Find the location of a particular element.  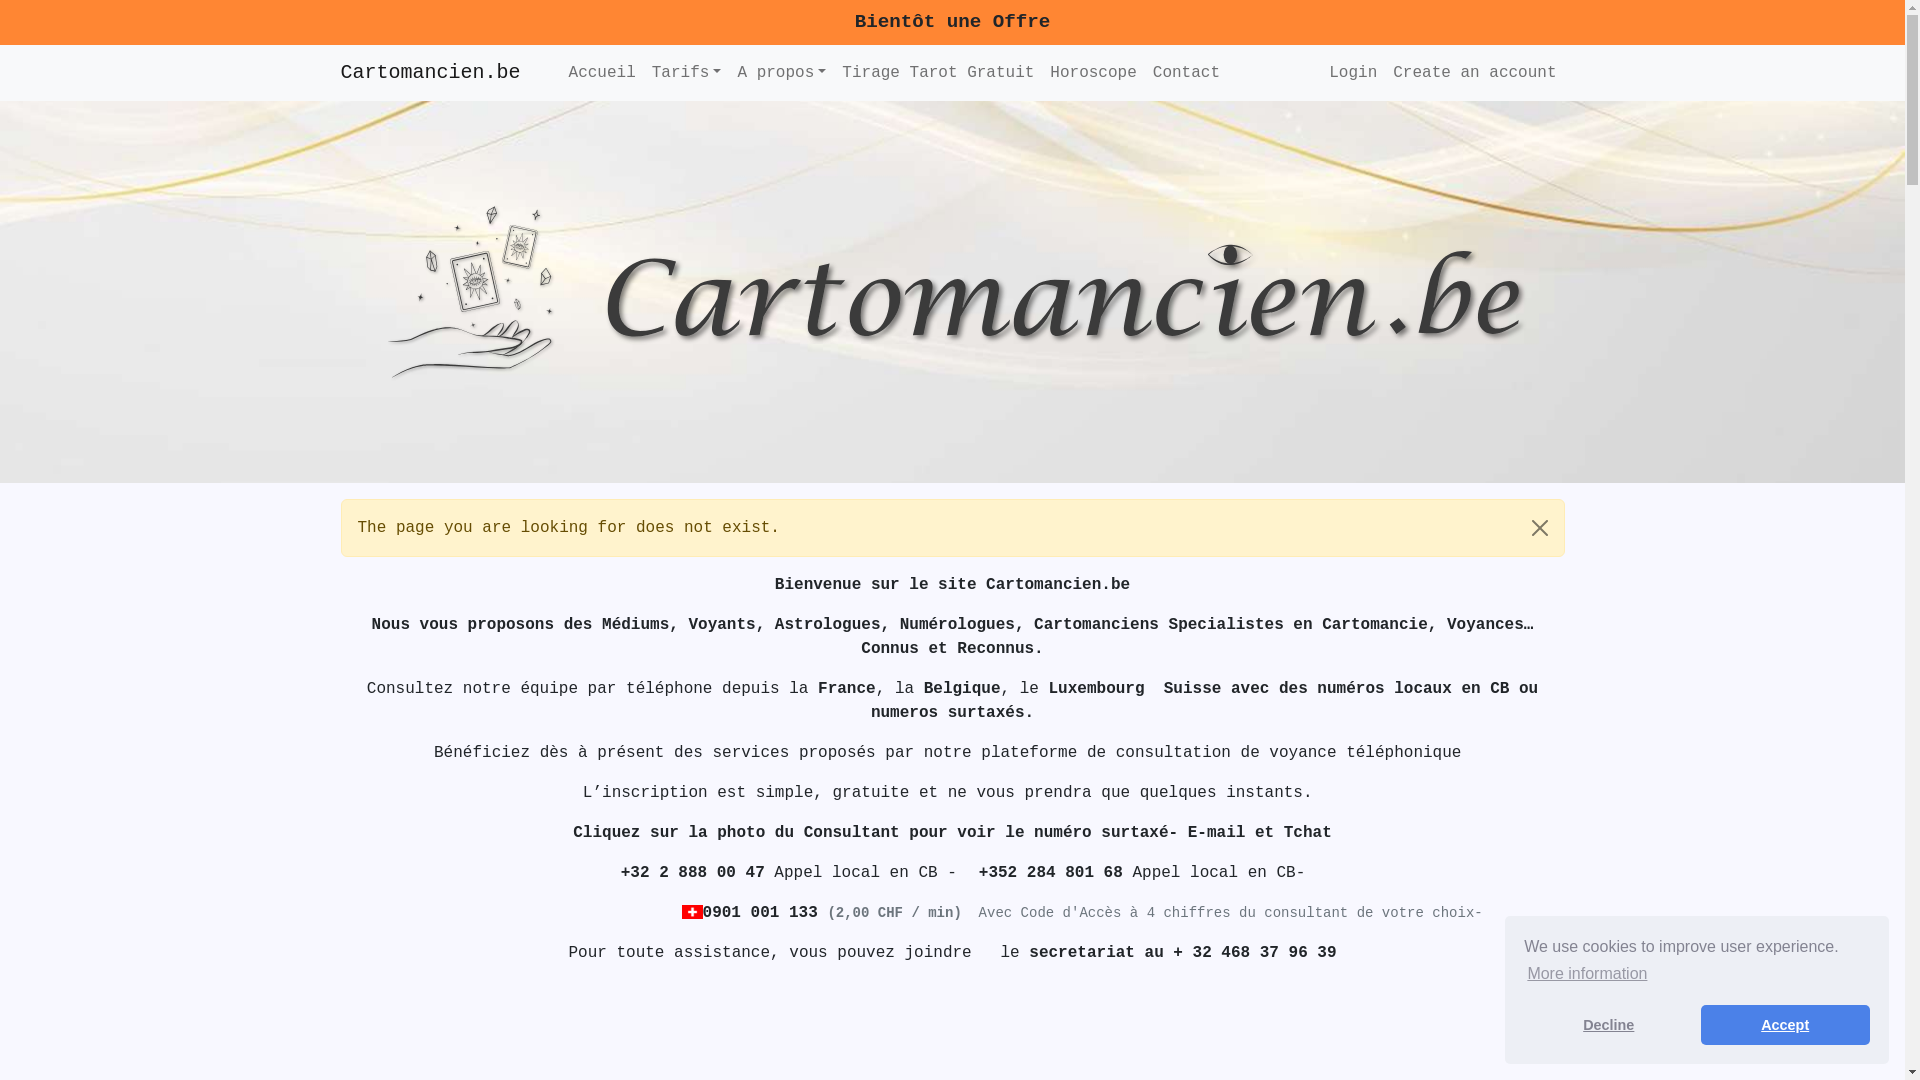

'Tarifs' is located at coordinates (686, 72).